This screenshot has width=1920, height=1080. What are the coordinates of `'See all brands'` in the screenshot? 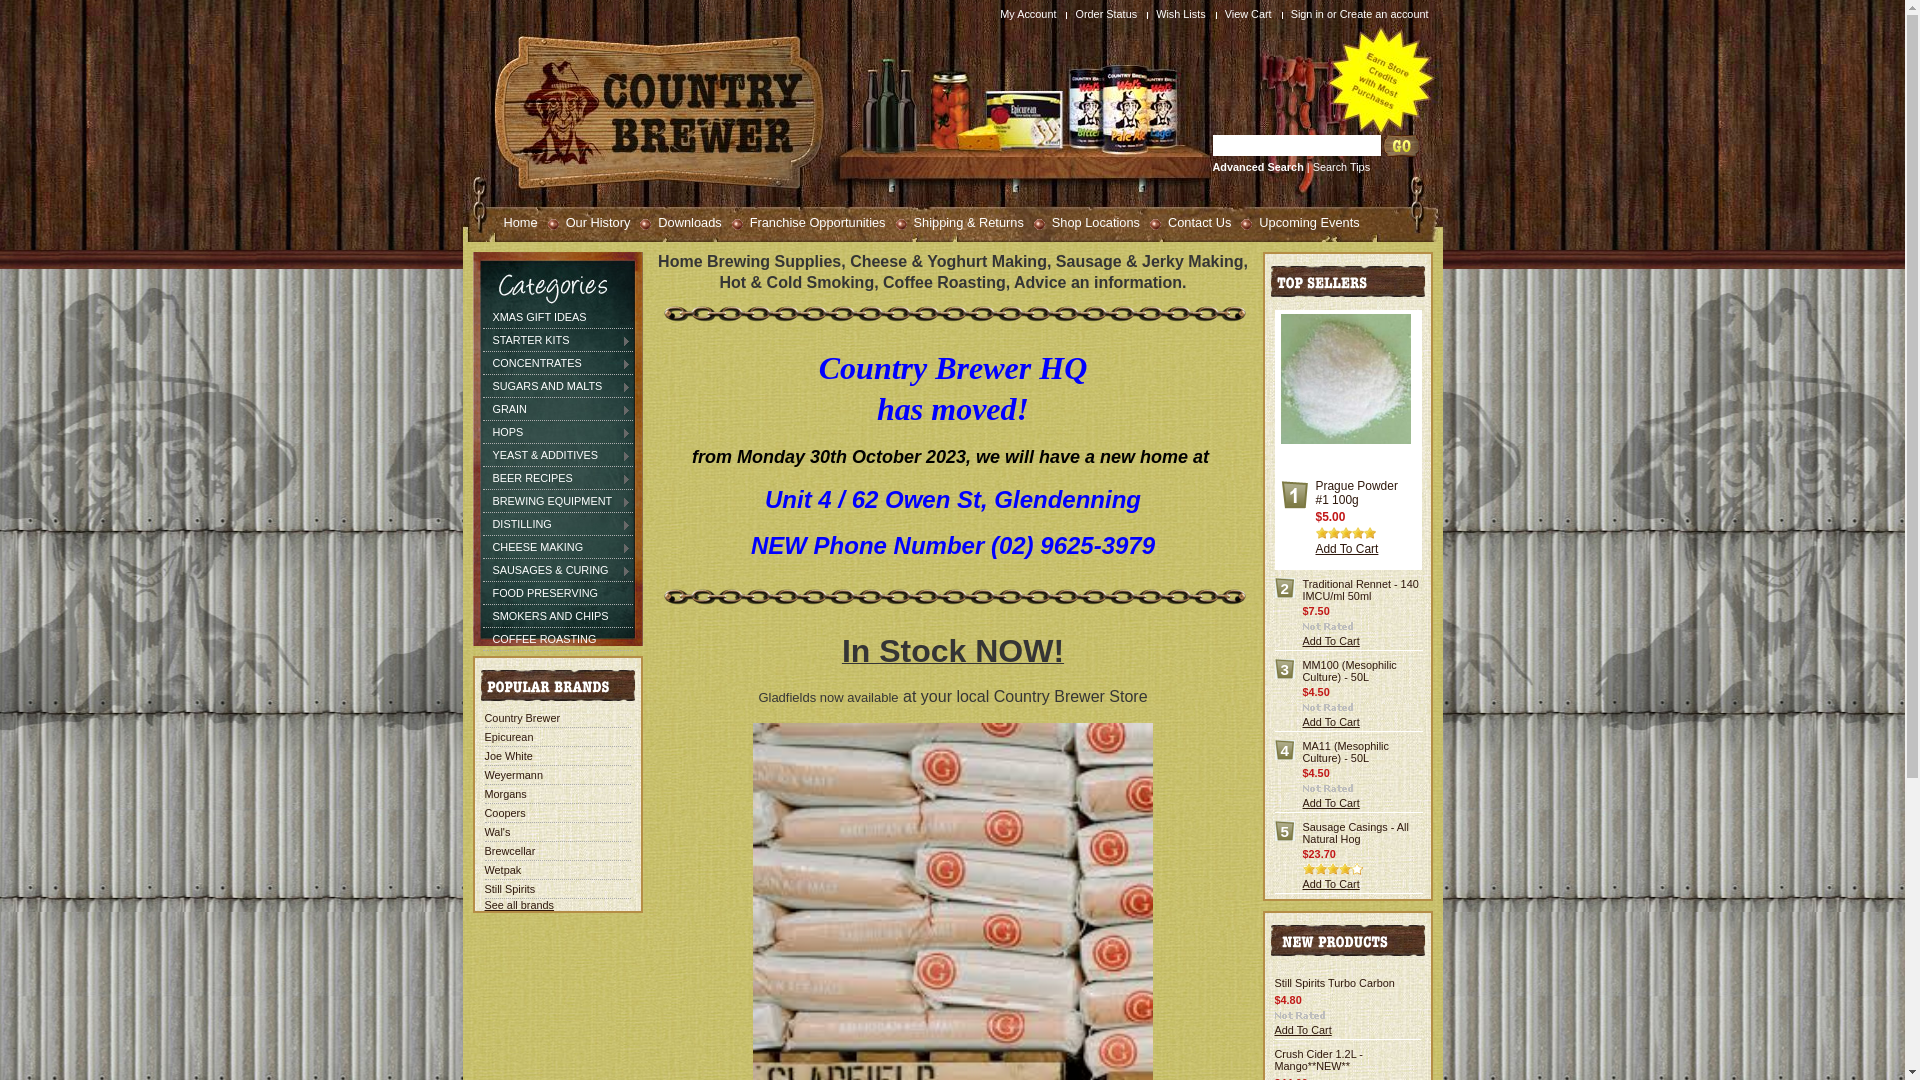 It's located at (518, 905).